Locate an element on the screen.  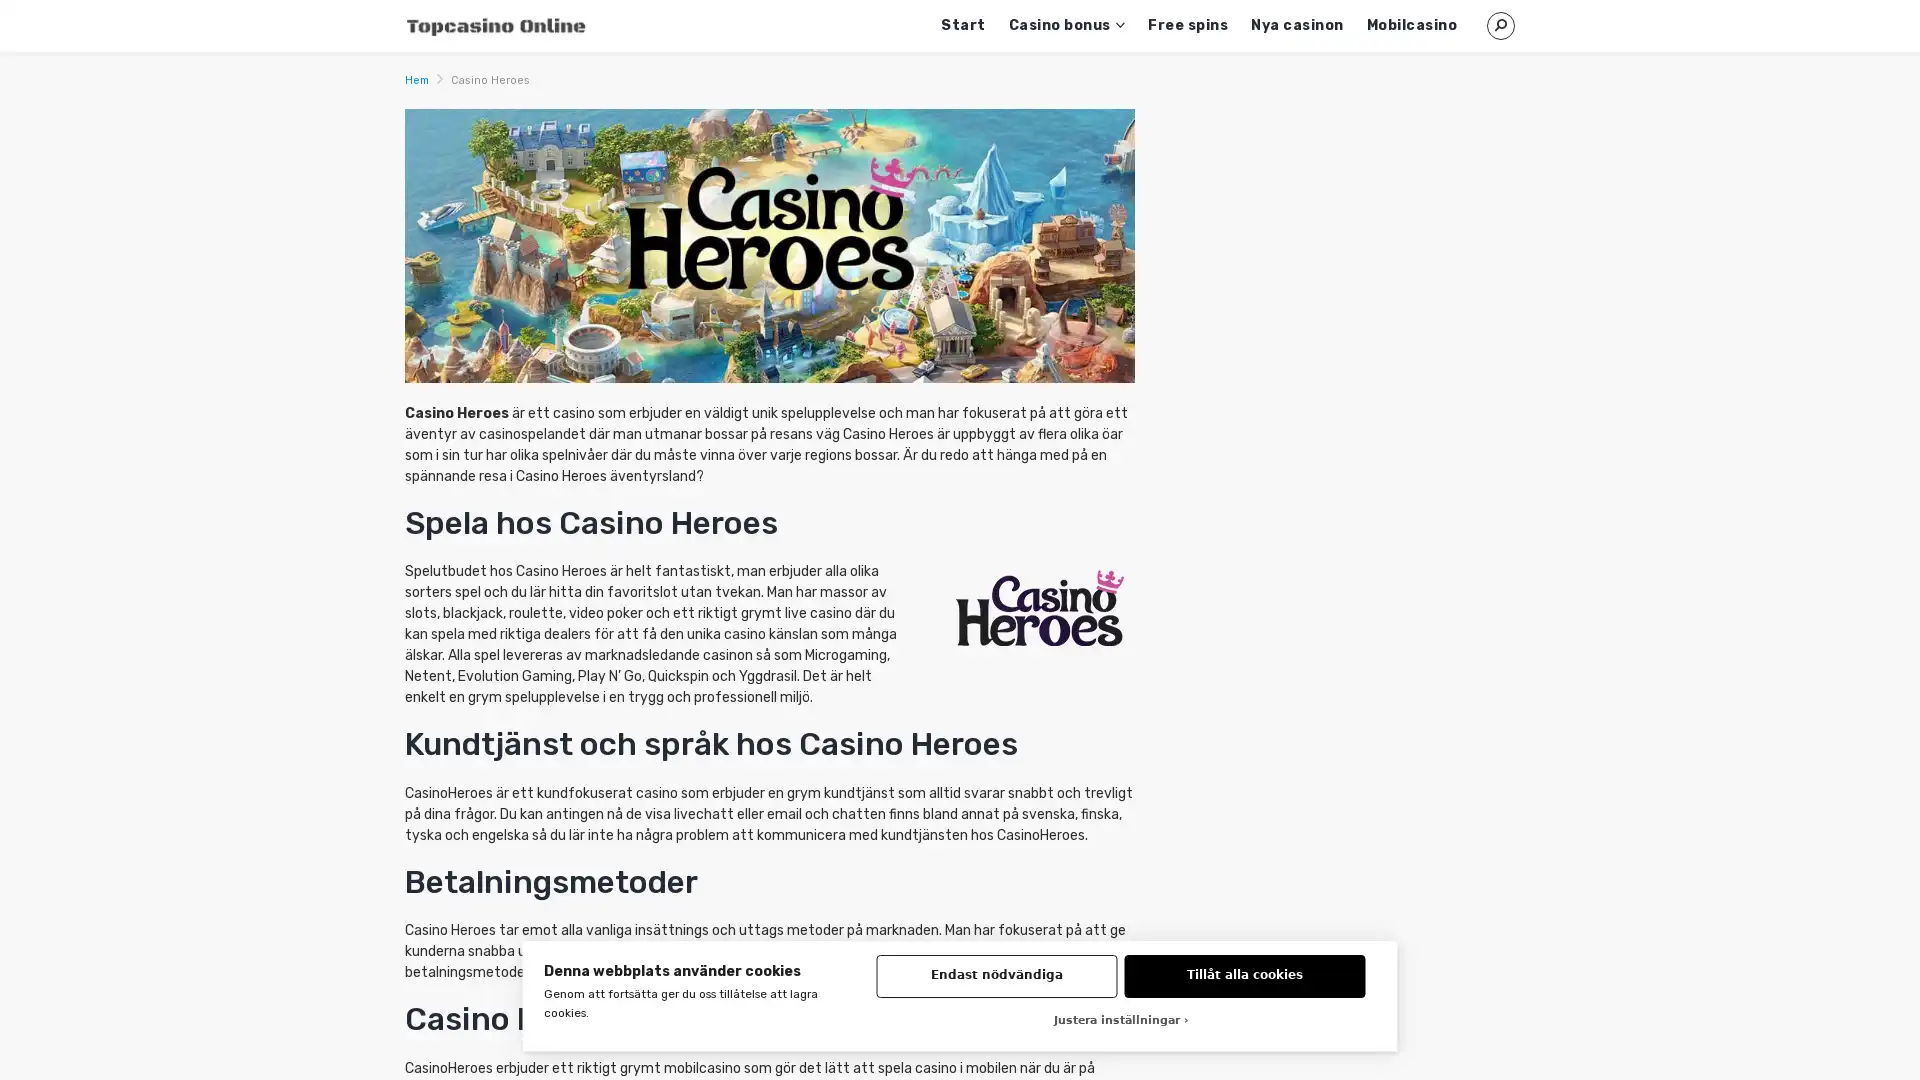
Endast nodvandiga is located at coordinates (996, 974).